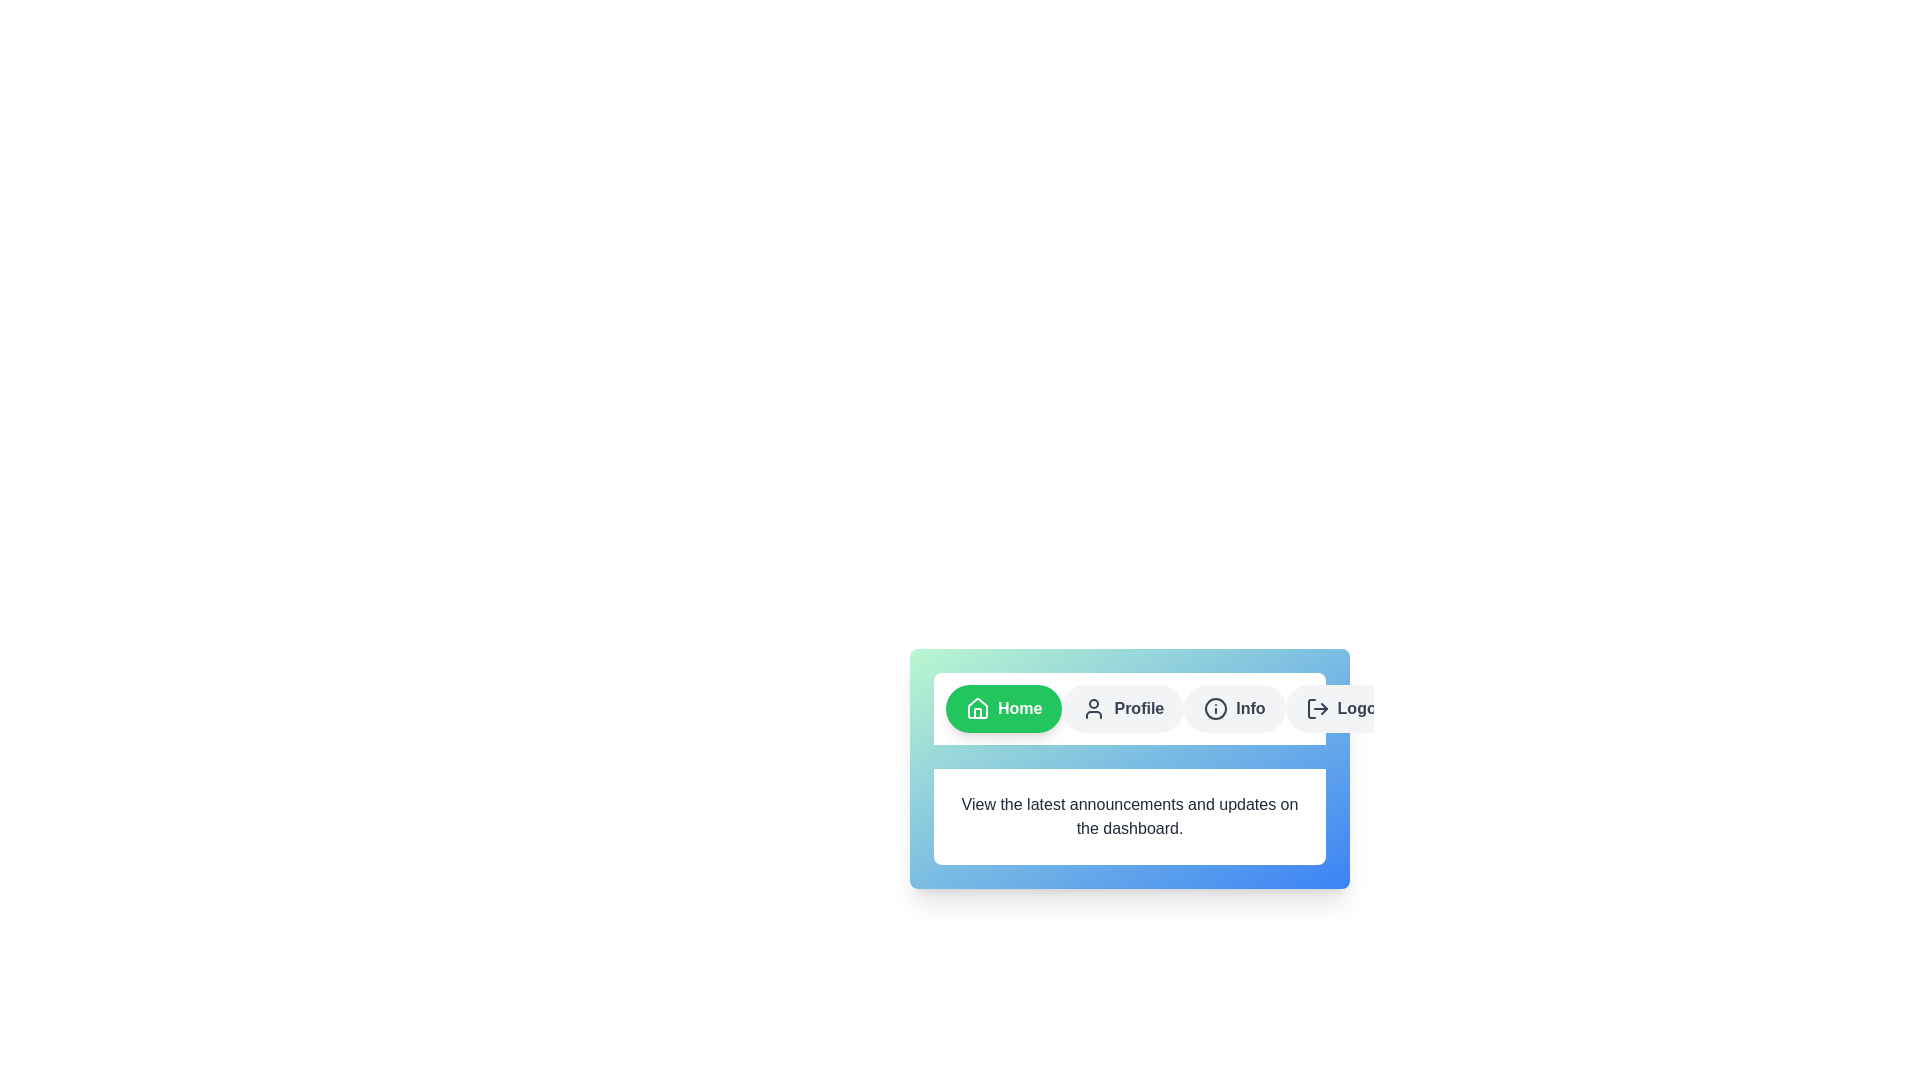  What do you see at coordinates (978, 708) in the screenshot?
I see `the home icon located at the top-left side of the interface, which is part of the button labeled 'Home'` at bounding box center [978, 708].